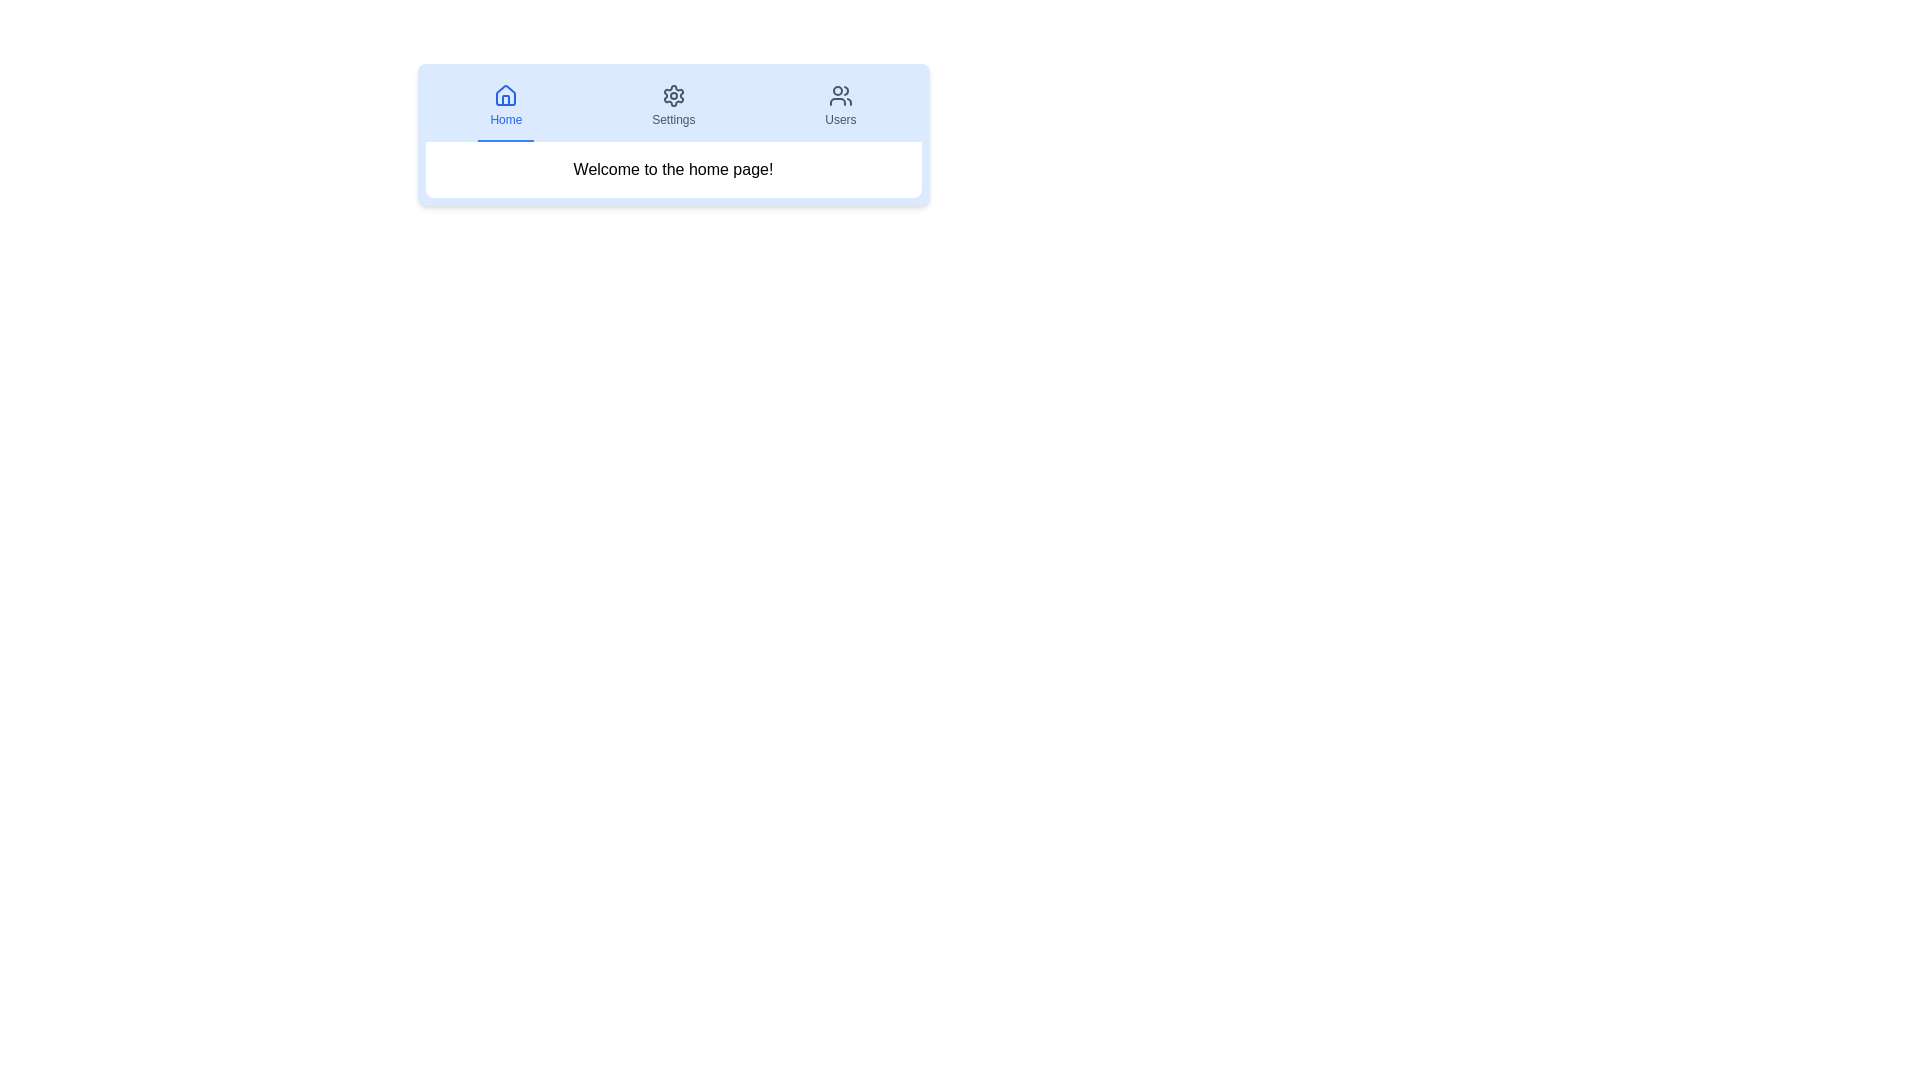  I want to click on the Settings tab by clicking on it, so click(673, 107).